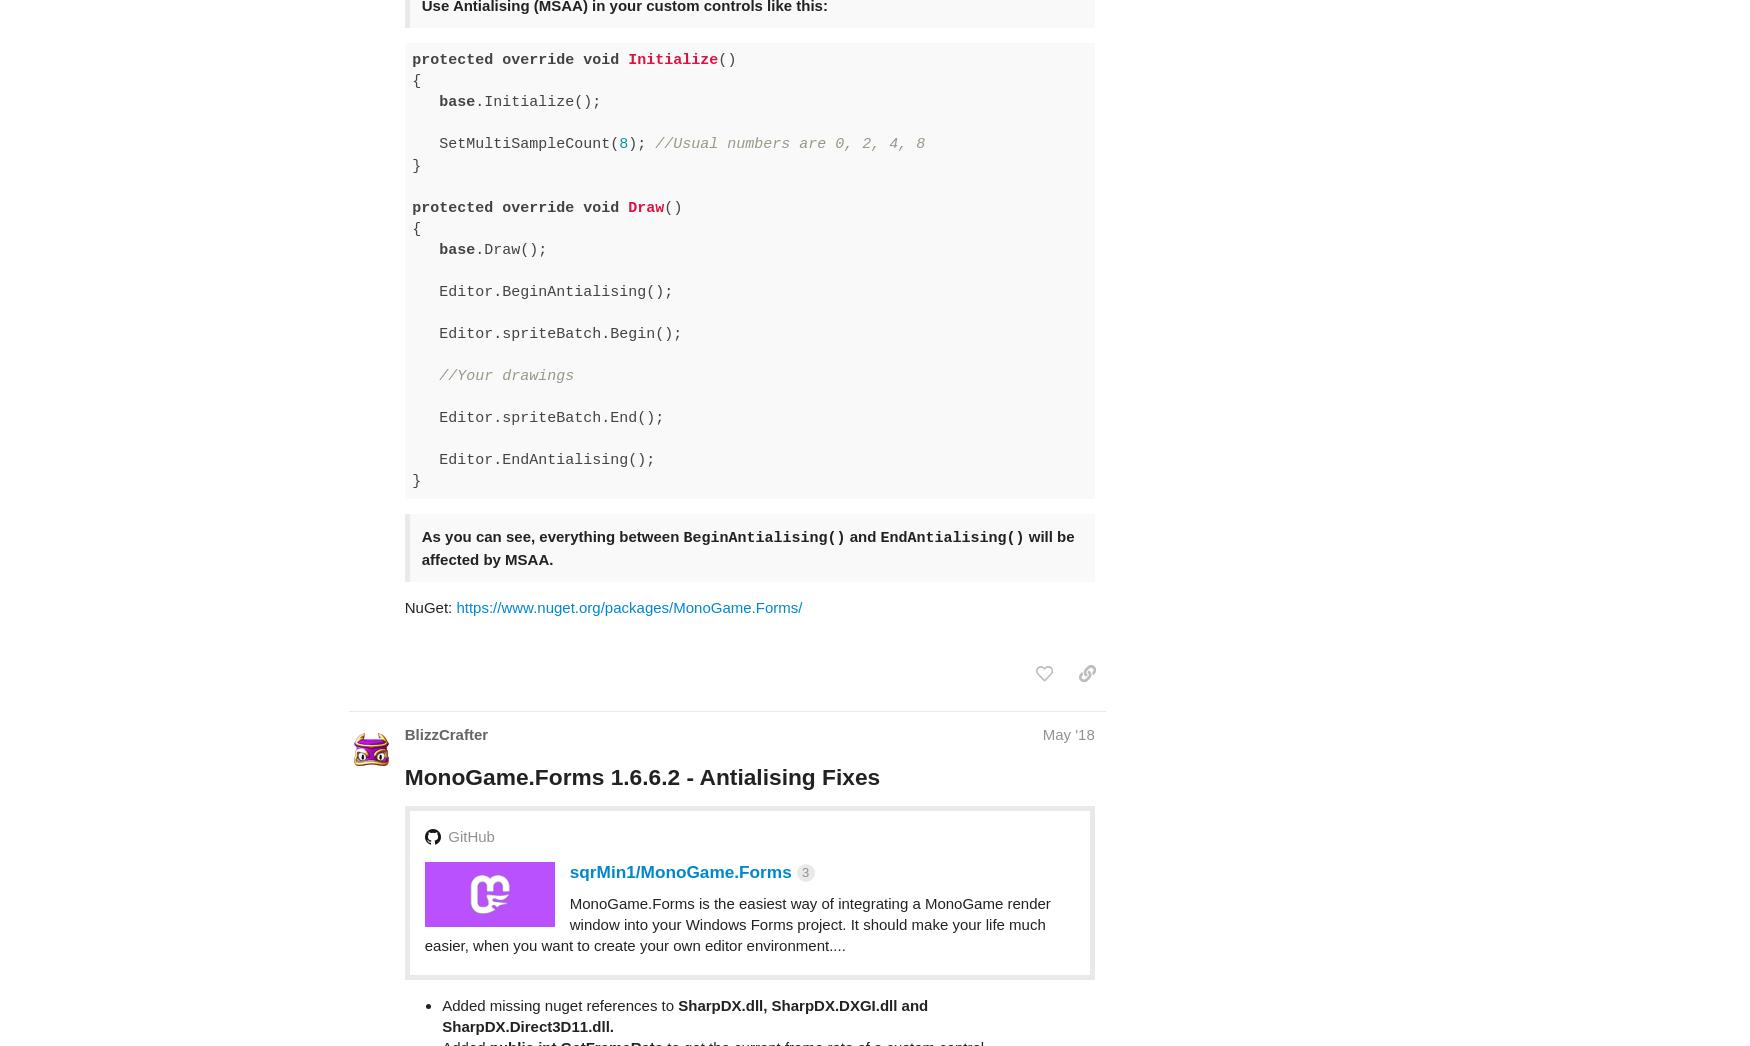 This screenshot has height=1046, width=1750. I want to click on 'BlizzCrafter', so click(446, 655).